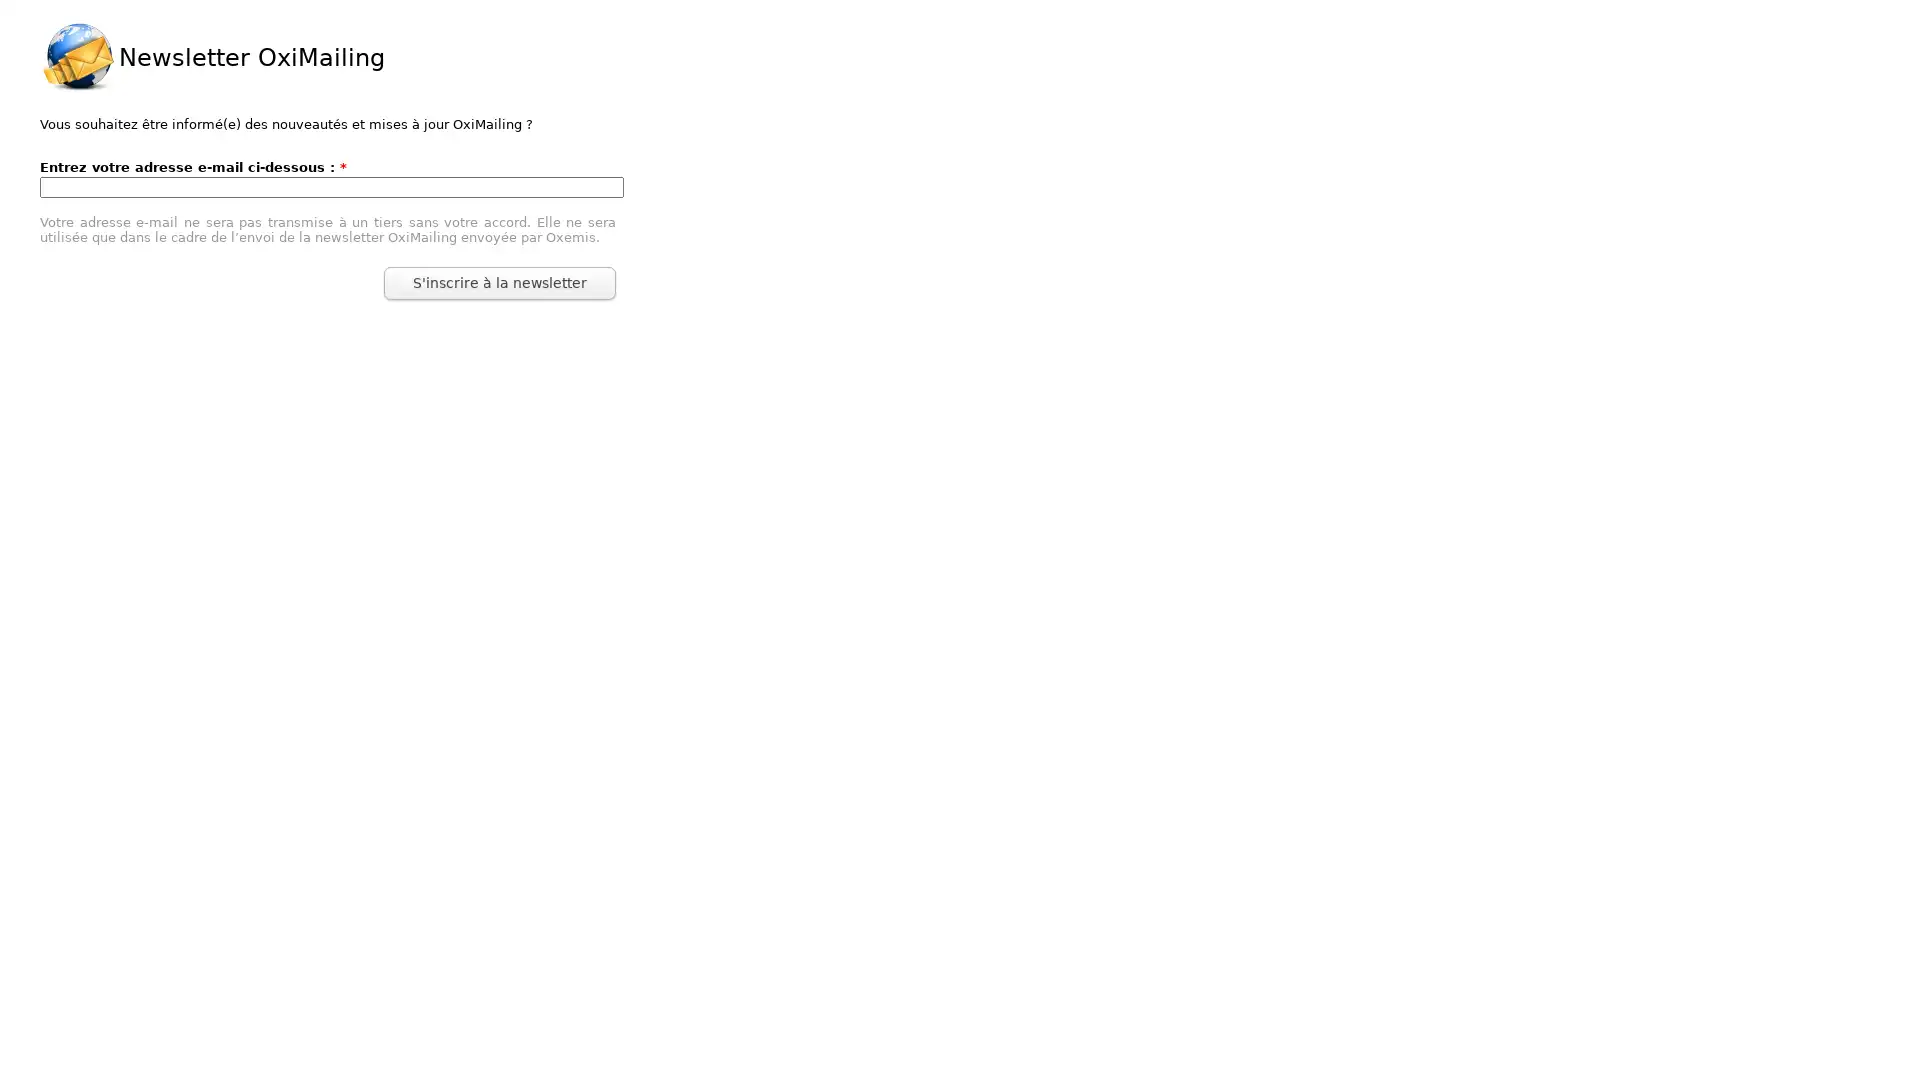 This screenshot has height=1080, width=1920. Describe the element at coordinates (499, 282) in the screenshot. I see `S'inscrire a la newsletter` at that location.